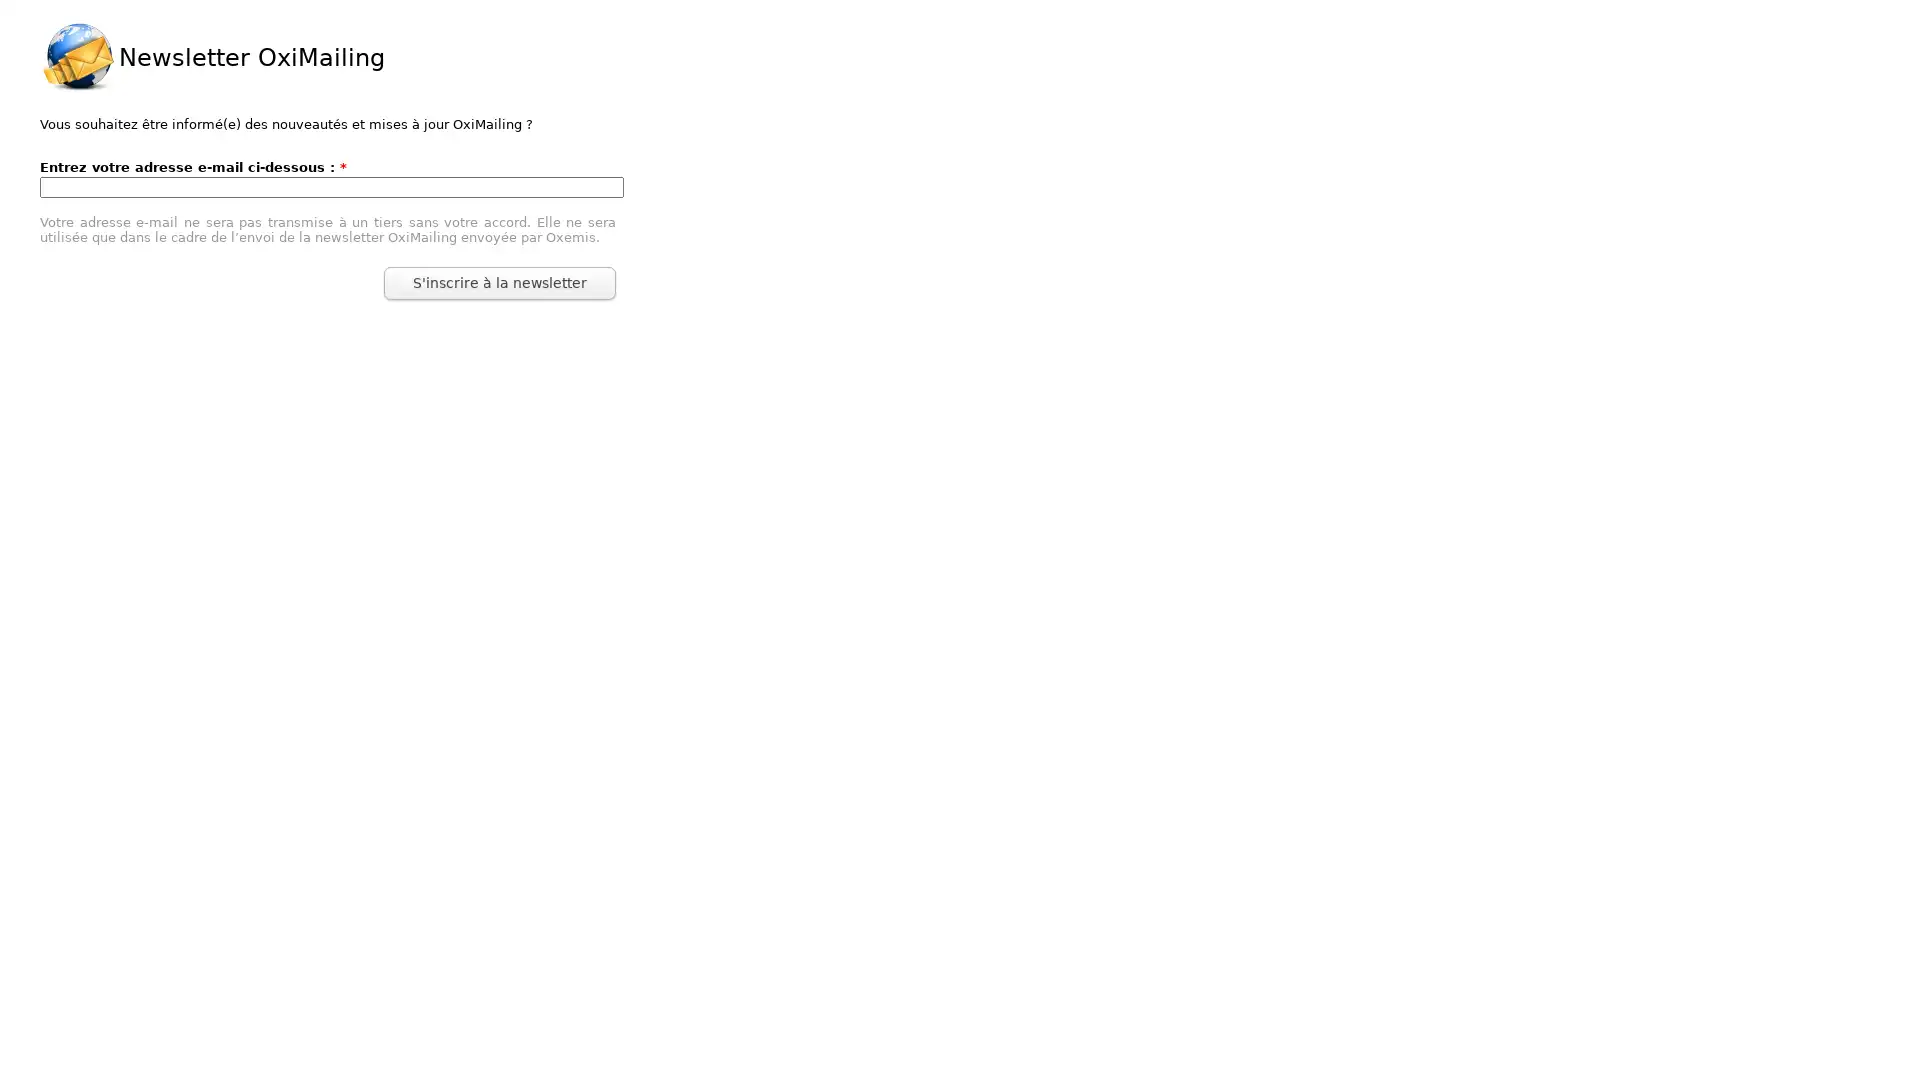 This screenshot has height=1080, width=1920. Describe the element at coordinates (499, 282) in the screenshot. I see `S'inscrire a la newsletter` at that location.